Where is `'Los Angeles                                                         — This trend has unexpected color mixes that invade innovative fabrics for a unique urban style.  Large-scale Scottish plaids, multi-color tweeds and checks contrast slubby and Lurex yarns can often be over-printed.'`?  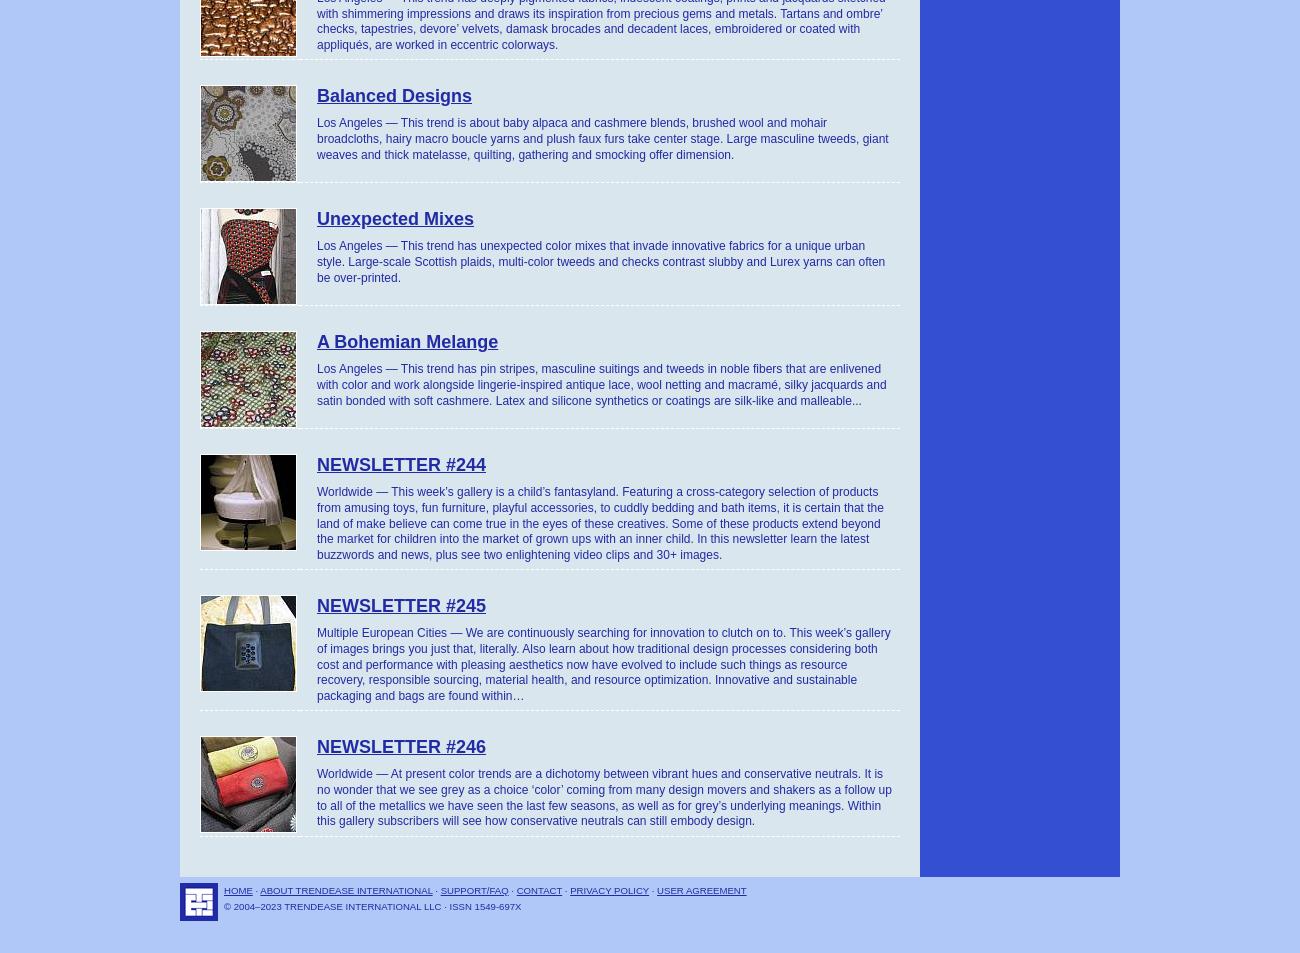 'Los Angeles                                                         — This trend has unexpected color mixes that invade innovative fabrics for a unique urban style.  Large-scale Scottish plaids, multi-color tweeds and checks contrast slubby and Lurex yarns can often be over-printed.' is located at coordinates (316, 260).